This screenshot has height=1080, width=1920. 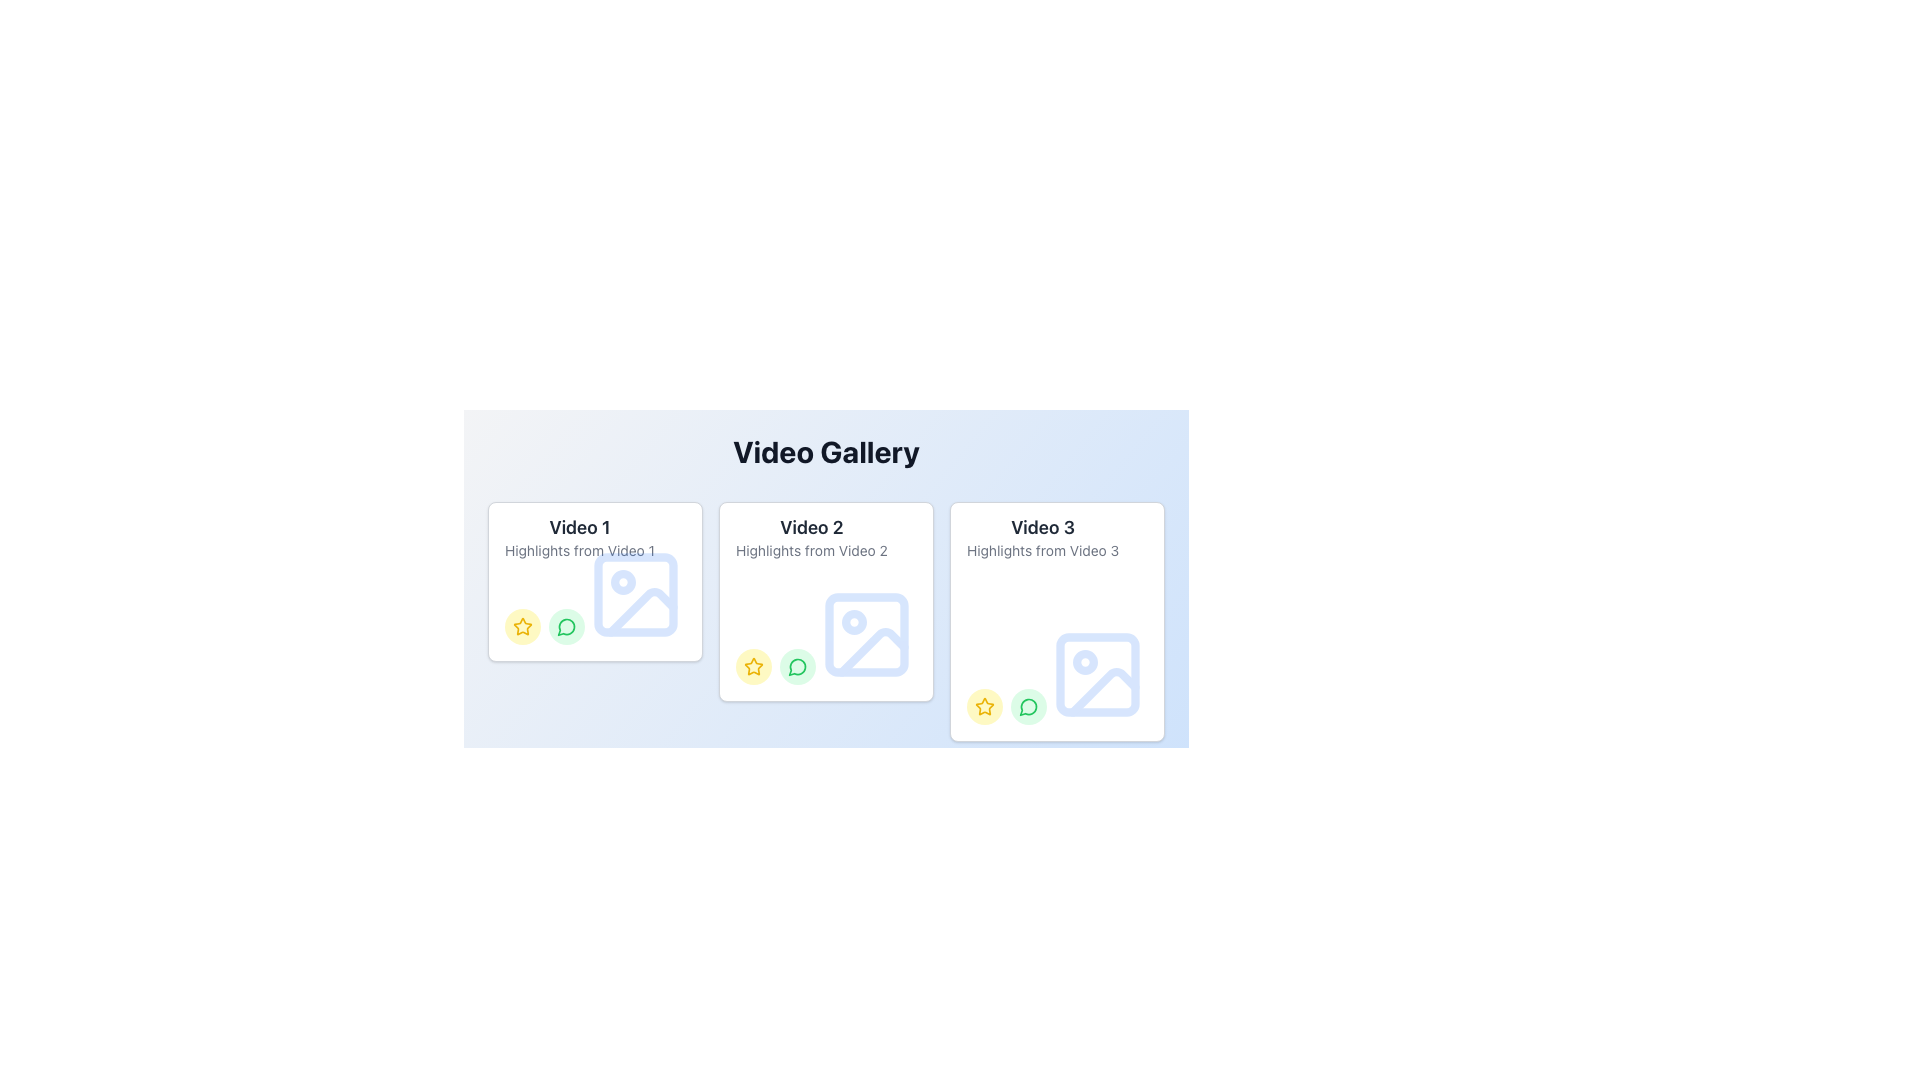 I want to click on the image icon in the bottom-right corner of the 'Video 3' card under the 'Video Gallery' heading, so click(x=1097, y=675).